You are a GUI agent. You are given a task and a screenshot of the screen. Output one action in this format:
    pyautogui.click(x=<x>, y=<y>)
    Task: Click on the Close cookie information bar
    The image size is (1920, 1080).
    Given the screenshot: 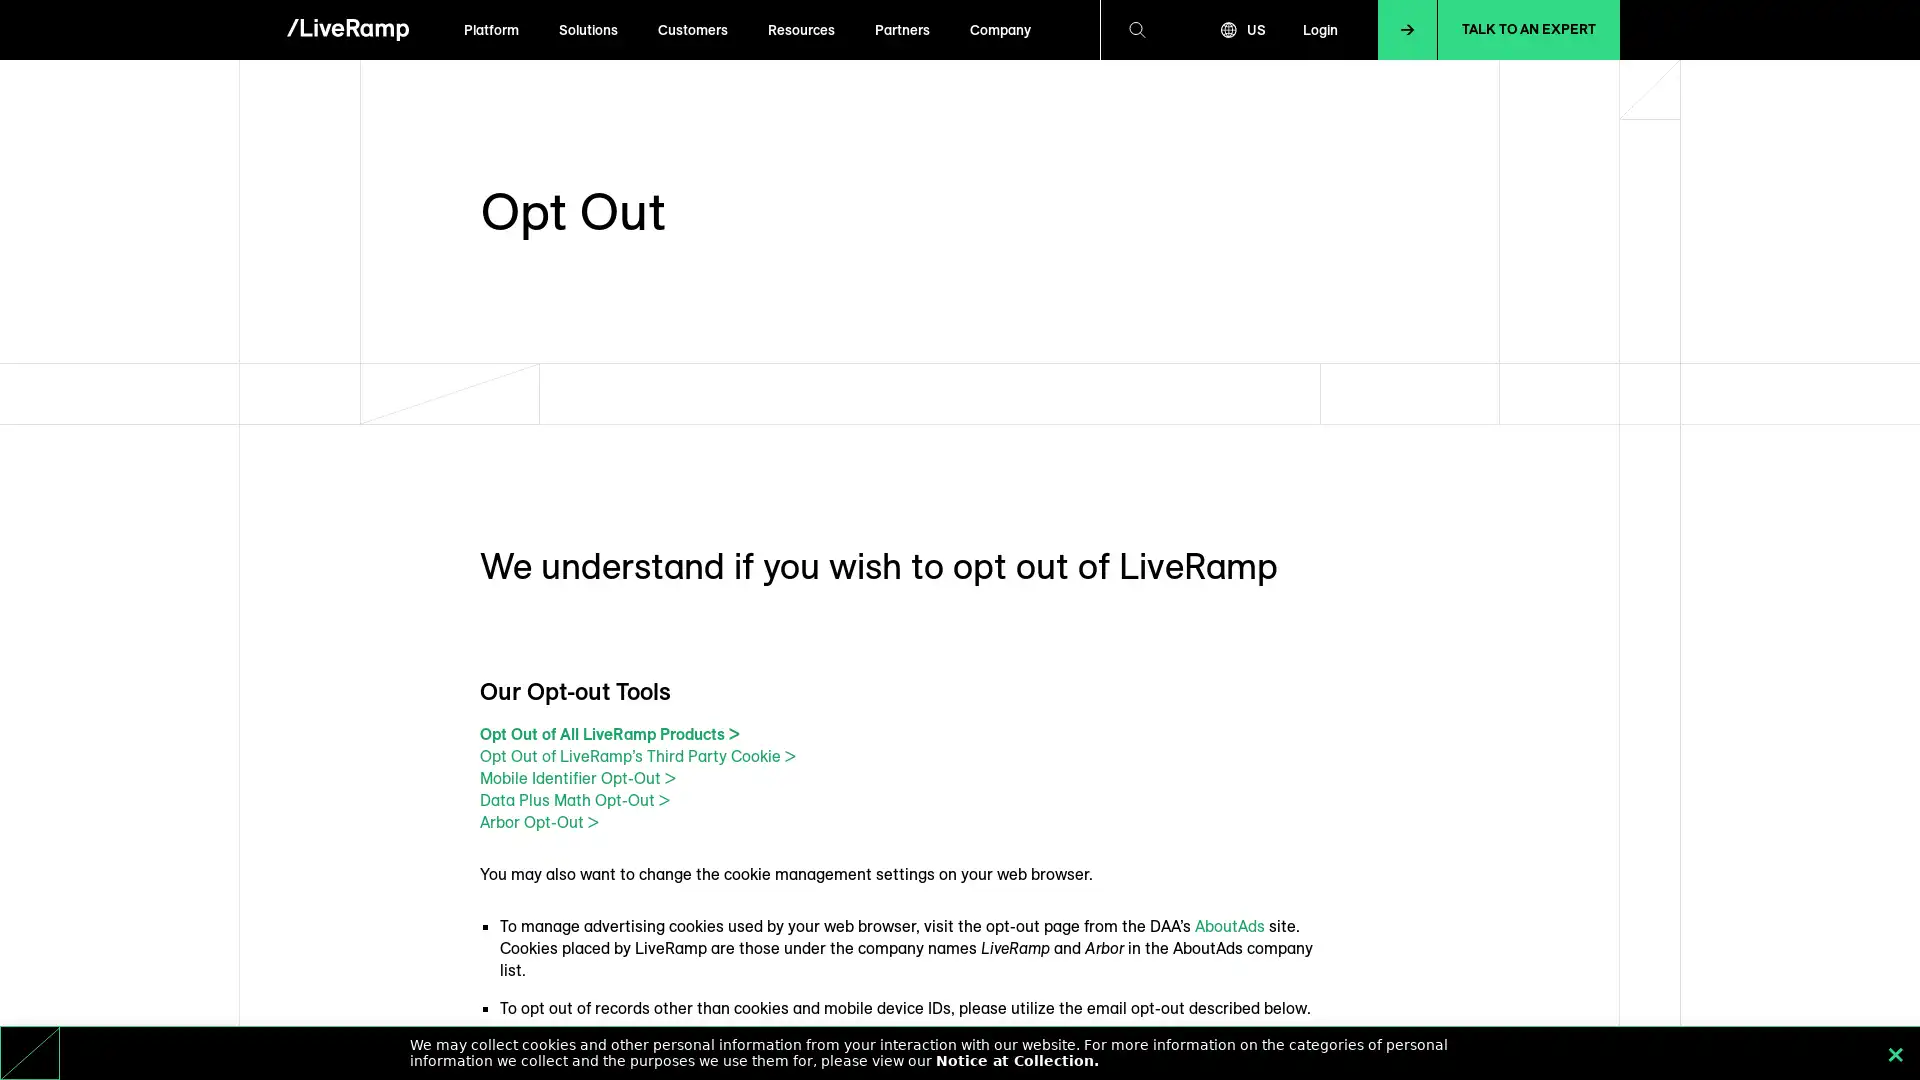 What is the action you would take?
    pyautogui.click(x=1895, y=1052)
    